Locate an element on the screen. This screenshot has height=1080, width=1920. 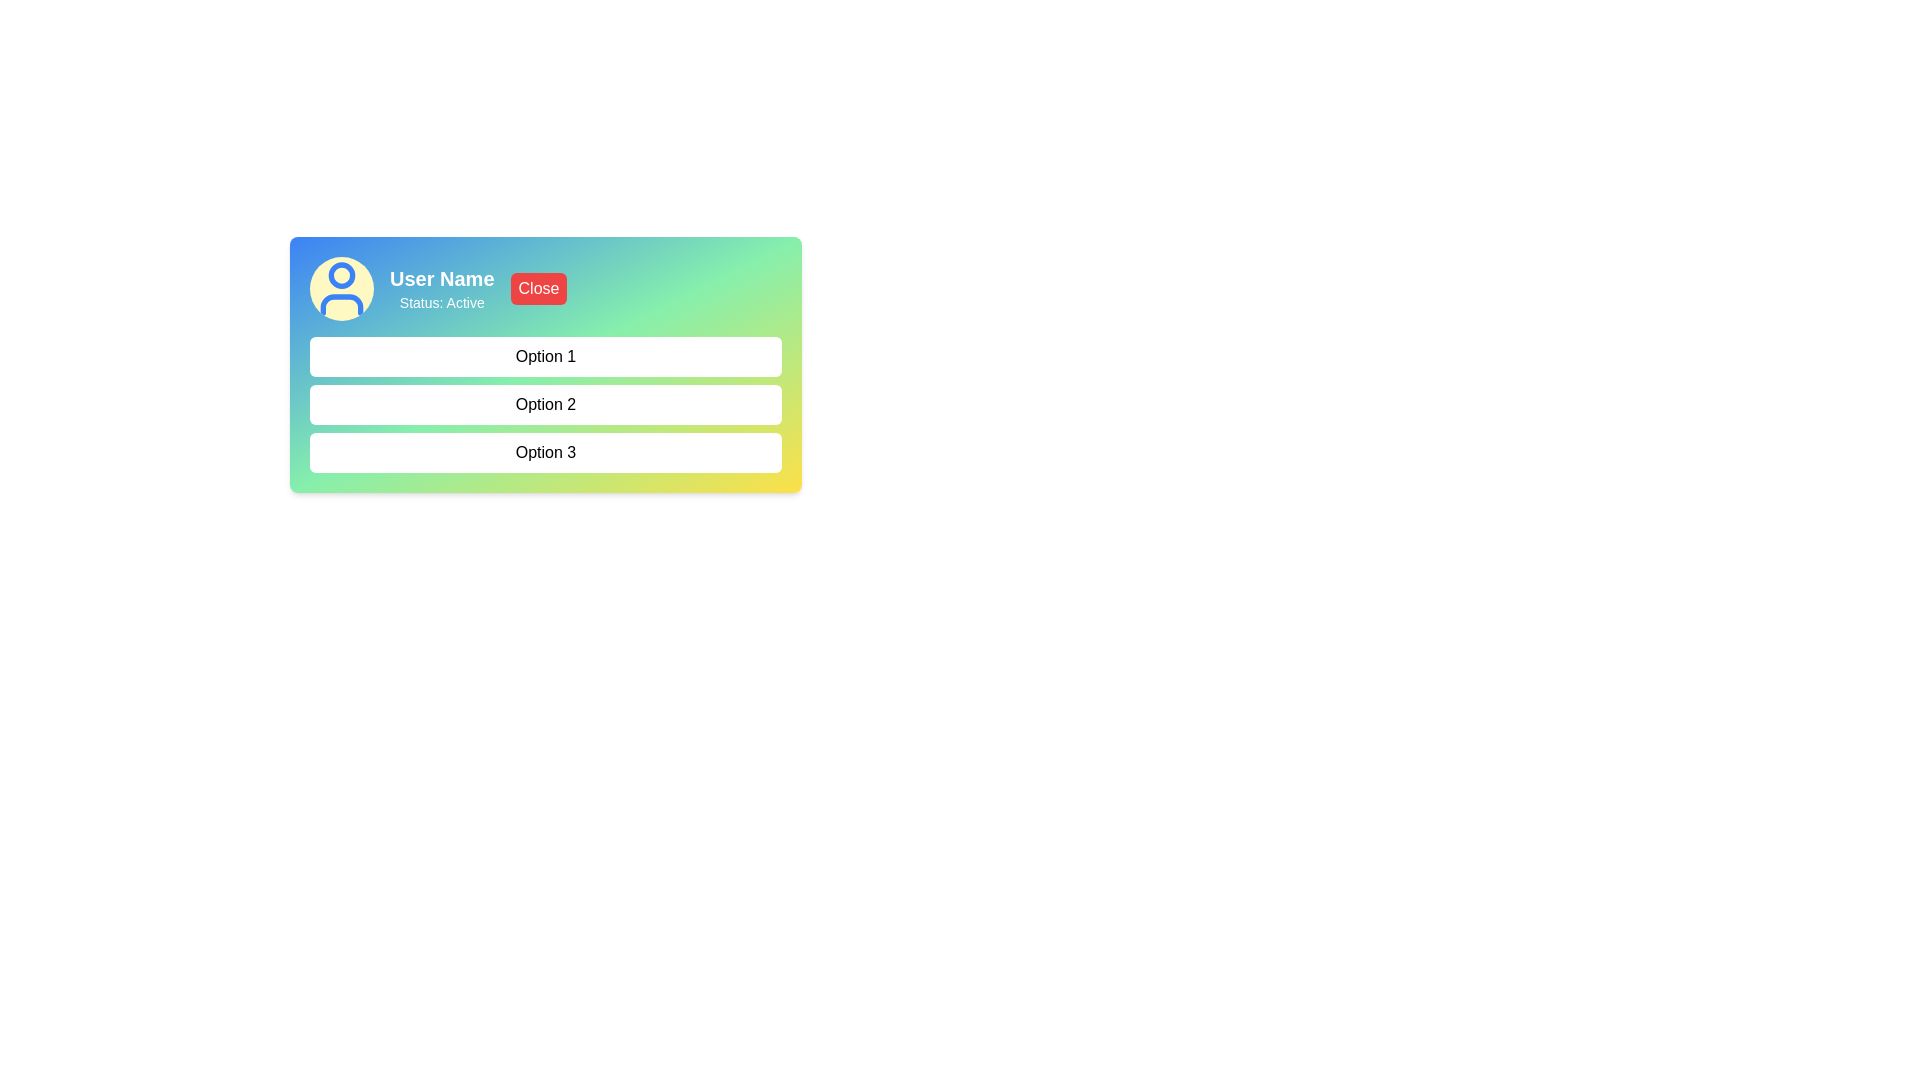
the static text label that displays the user status 'Active', located below and slightly to the right of 'User Name' is located at coordinates (441, 303).